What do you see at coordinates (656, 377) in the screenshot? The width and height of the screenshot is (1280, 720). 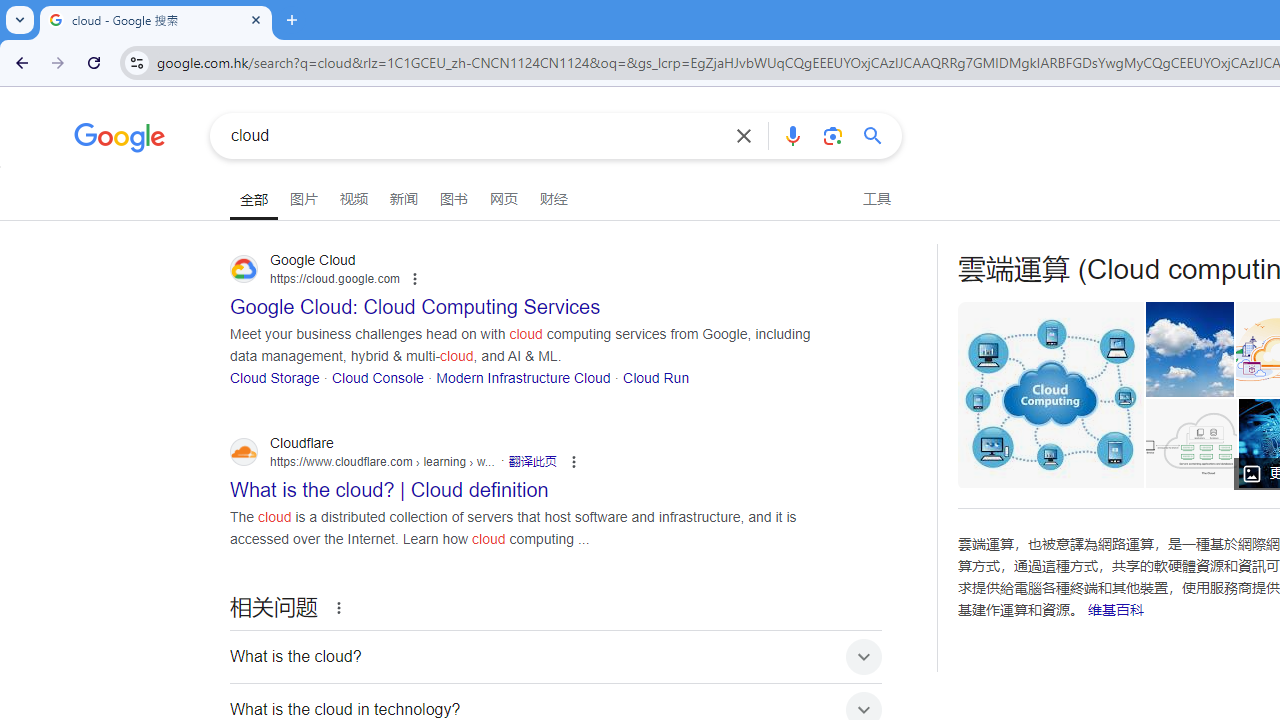 I see `'Cloud Run'` at bounding box center [656, 377].